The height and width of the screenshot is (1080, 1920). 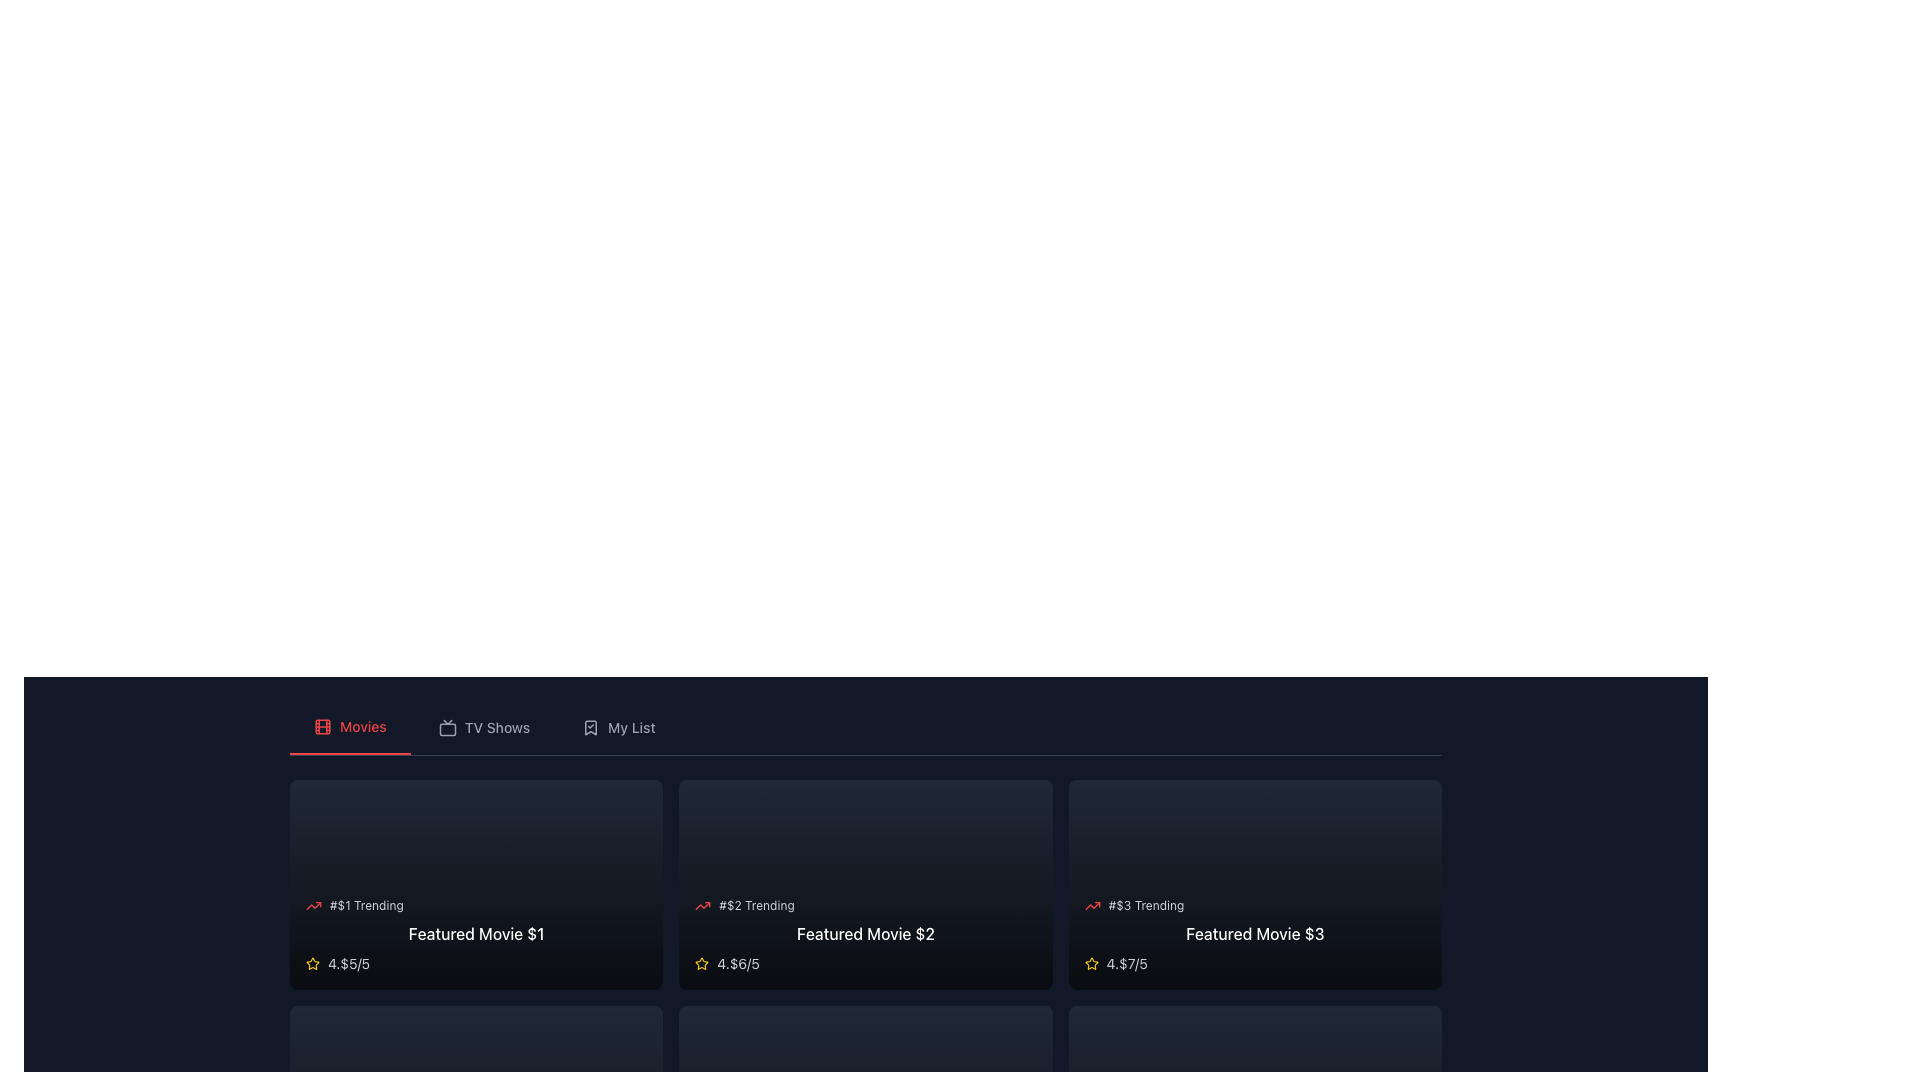 What do you see at coordinates (1127, 963) in the screenshot?
I see `the text label displaying the rating '4.$7/5' which is styled in gray and positioned next to a star icon within the 'Featured Movie $3' card` at bounding box center [1127, 963].